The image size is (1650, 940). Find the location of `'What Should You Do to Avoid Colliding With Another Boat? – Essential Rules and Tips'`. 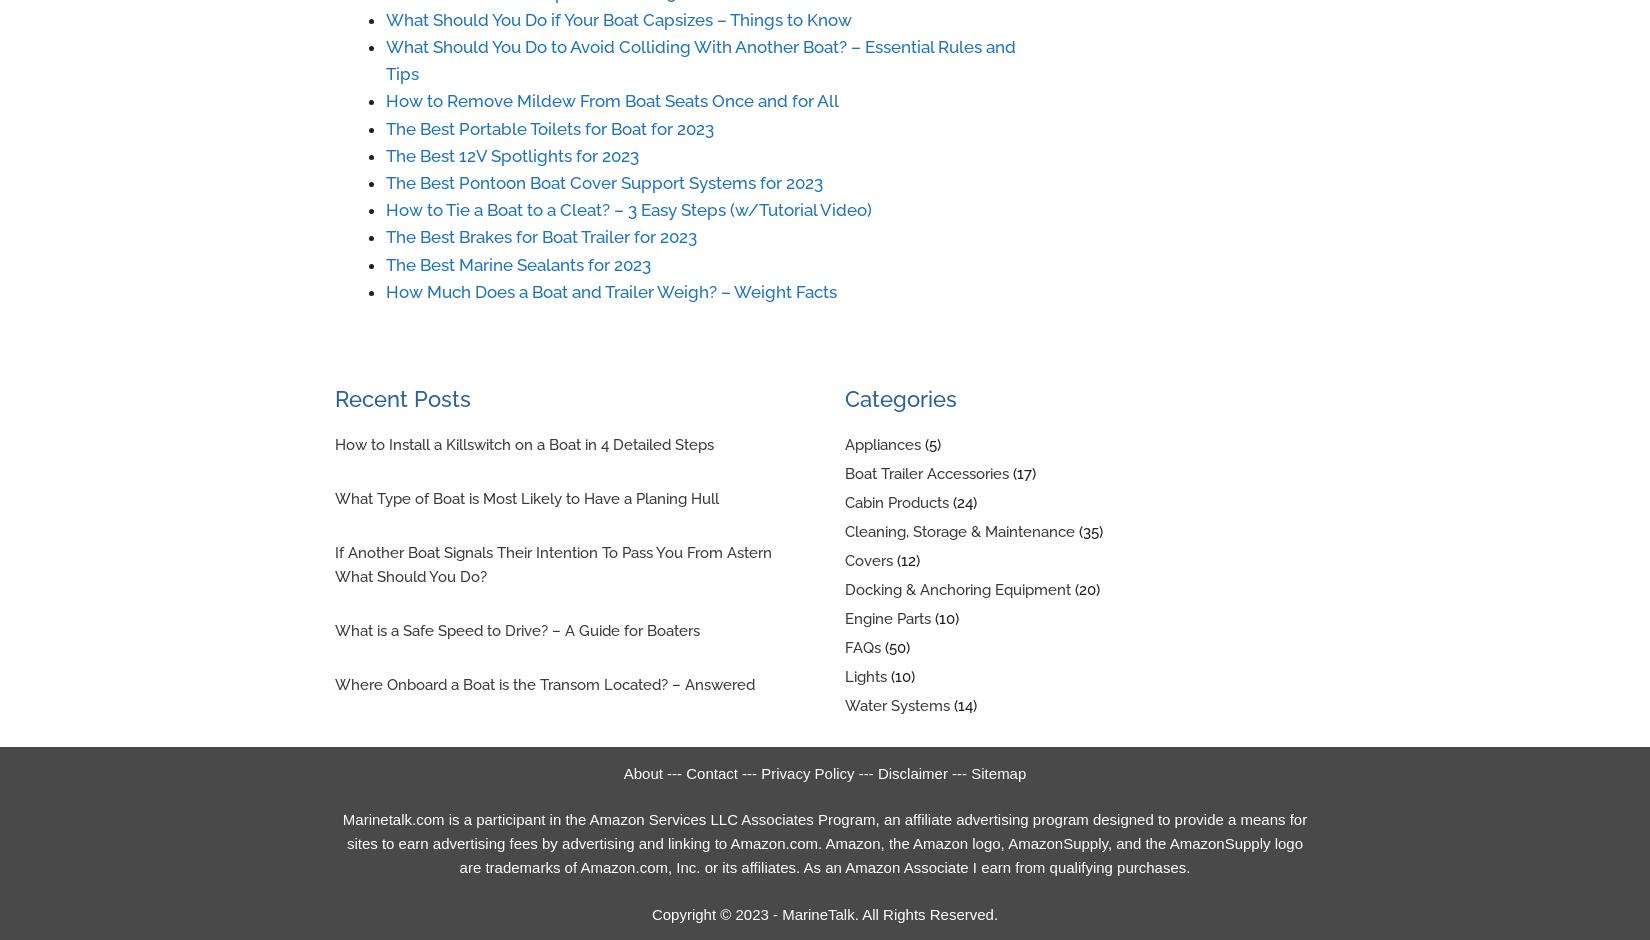

'What Should You Do to Avoid Colliding With Another Boat? – Essential Rules and Tips' is located at coordinates (699, 59).